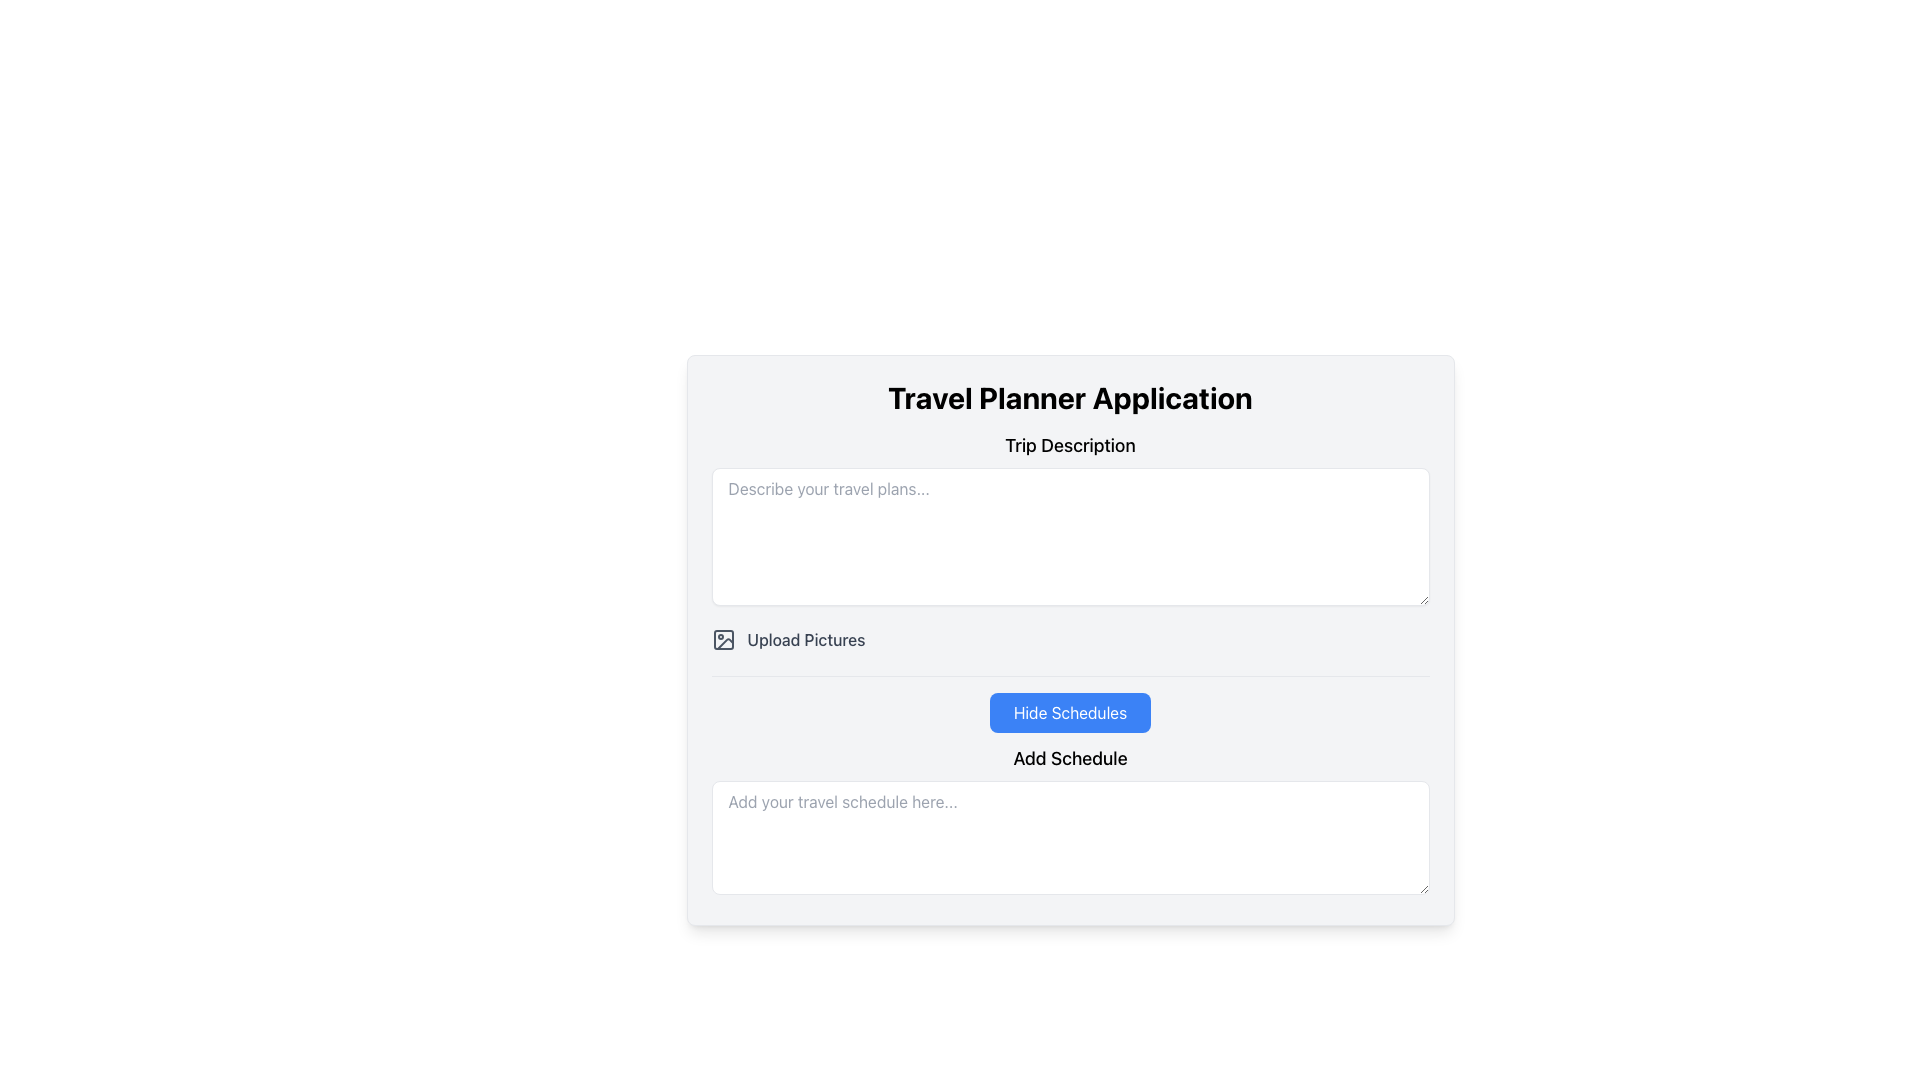  Describe the element at coordinates (722, 640) in the screenshot. I see `the graphical component outlined within an icon, which is located to the left of the 'Upload Pictures' text label` at that location.